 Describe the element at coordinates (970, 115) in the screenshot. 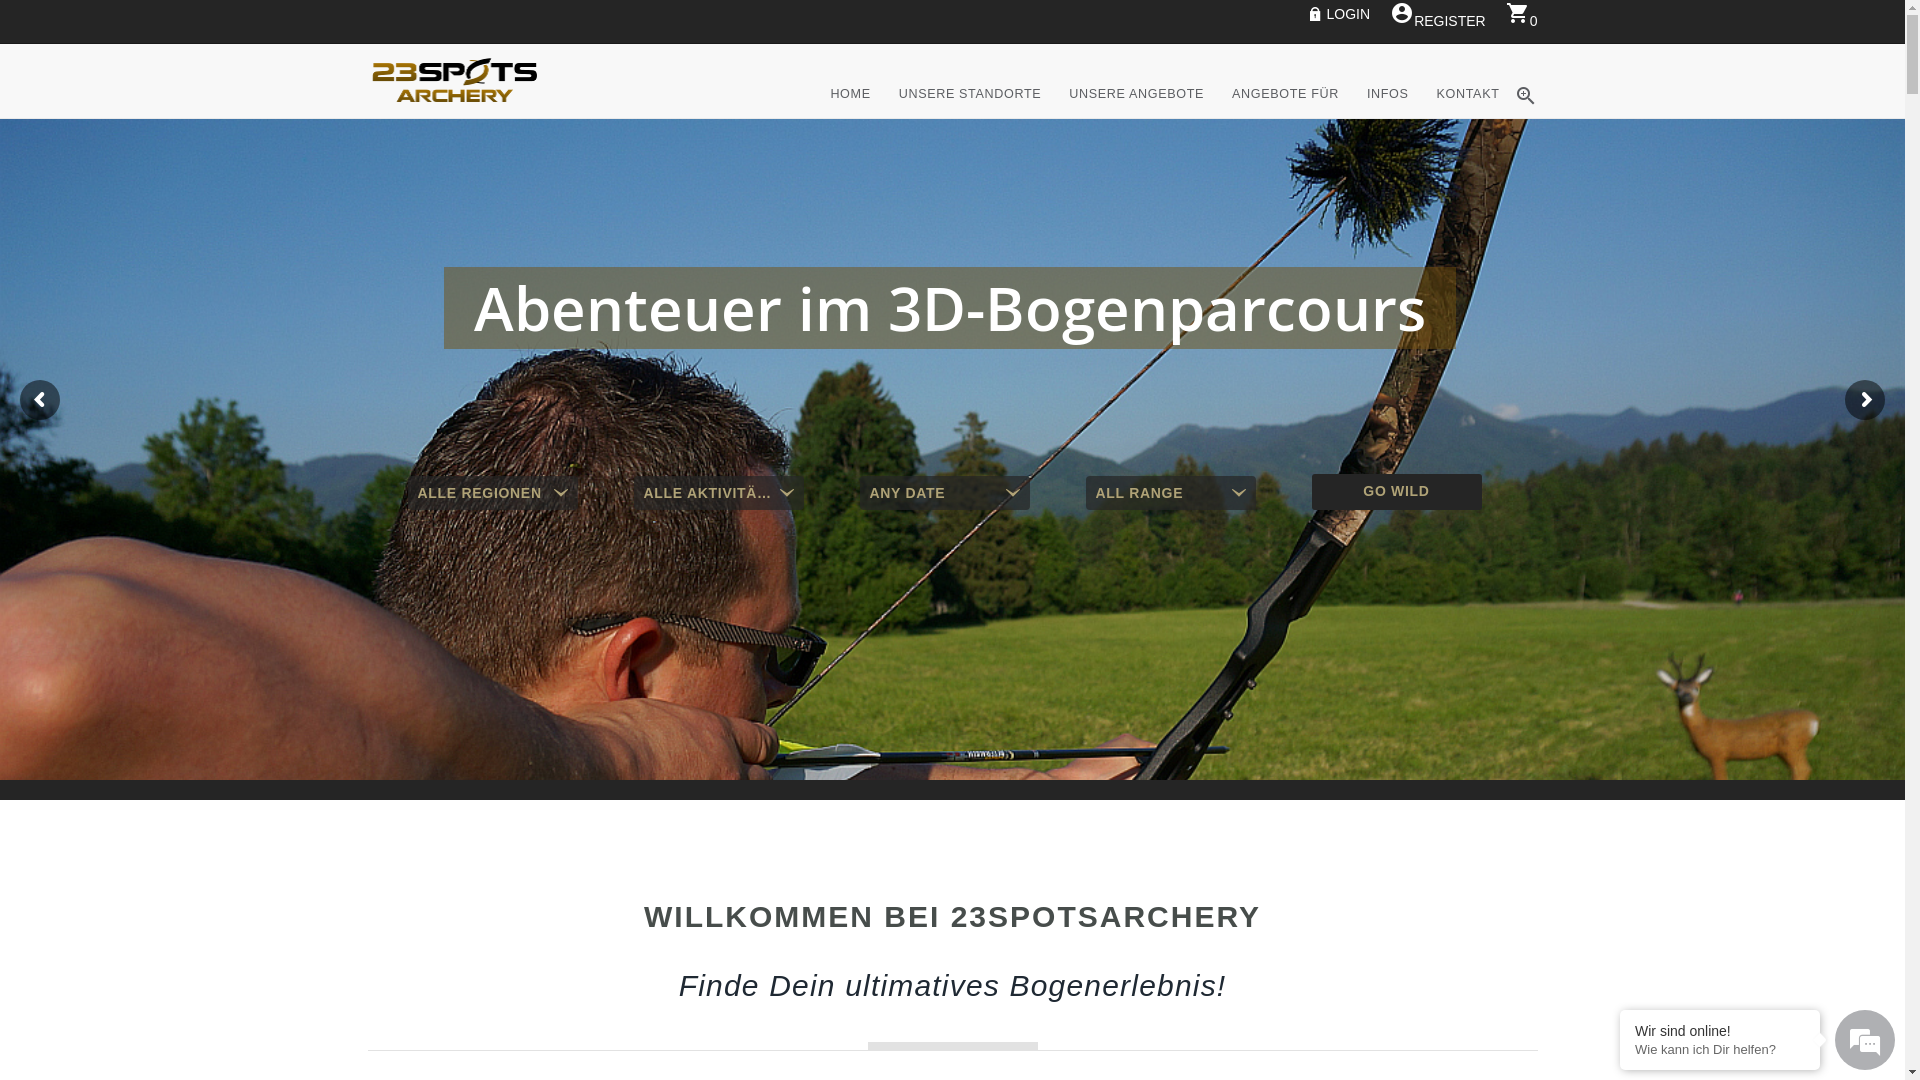

I see `'UNSERE STANDORTE'` at that location.